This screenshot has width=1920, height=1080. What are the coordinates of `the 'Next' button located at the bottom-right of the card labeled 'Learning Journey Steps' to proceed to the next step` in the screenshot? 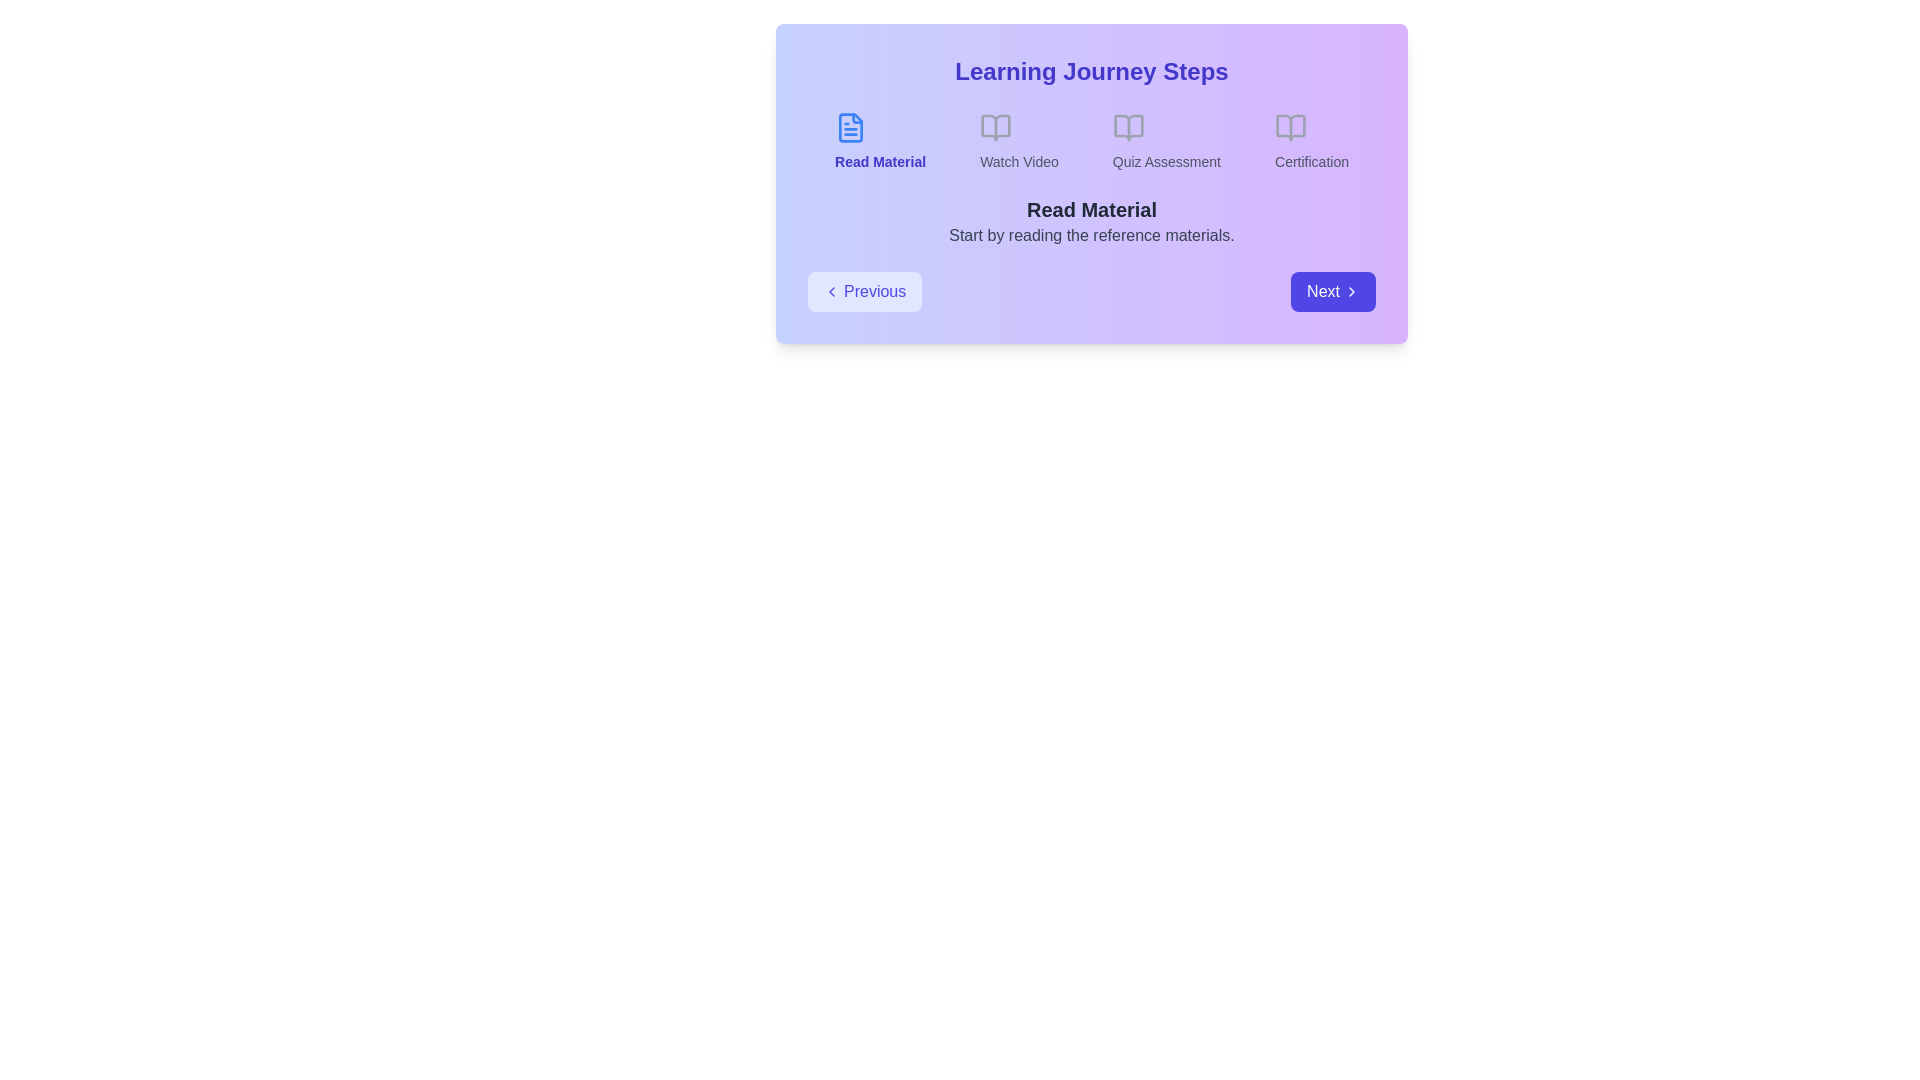 It's located at (1352, 292).